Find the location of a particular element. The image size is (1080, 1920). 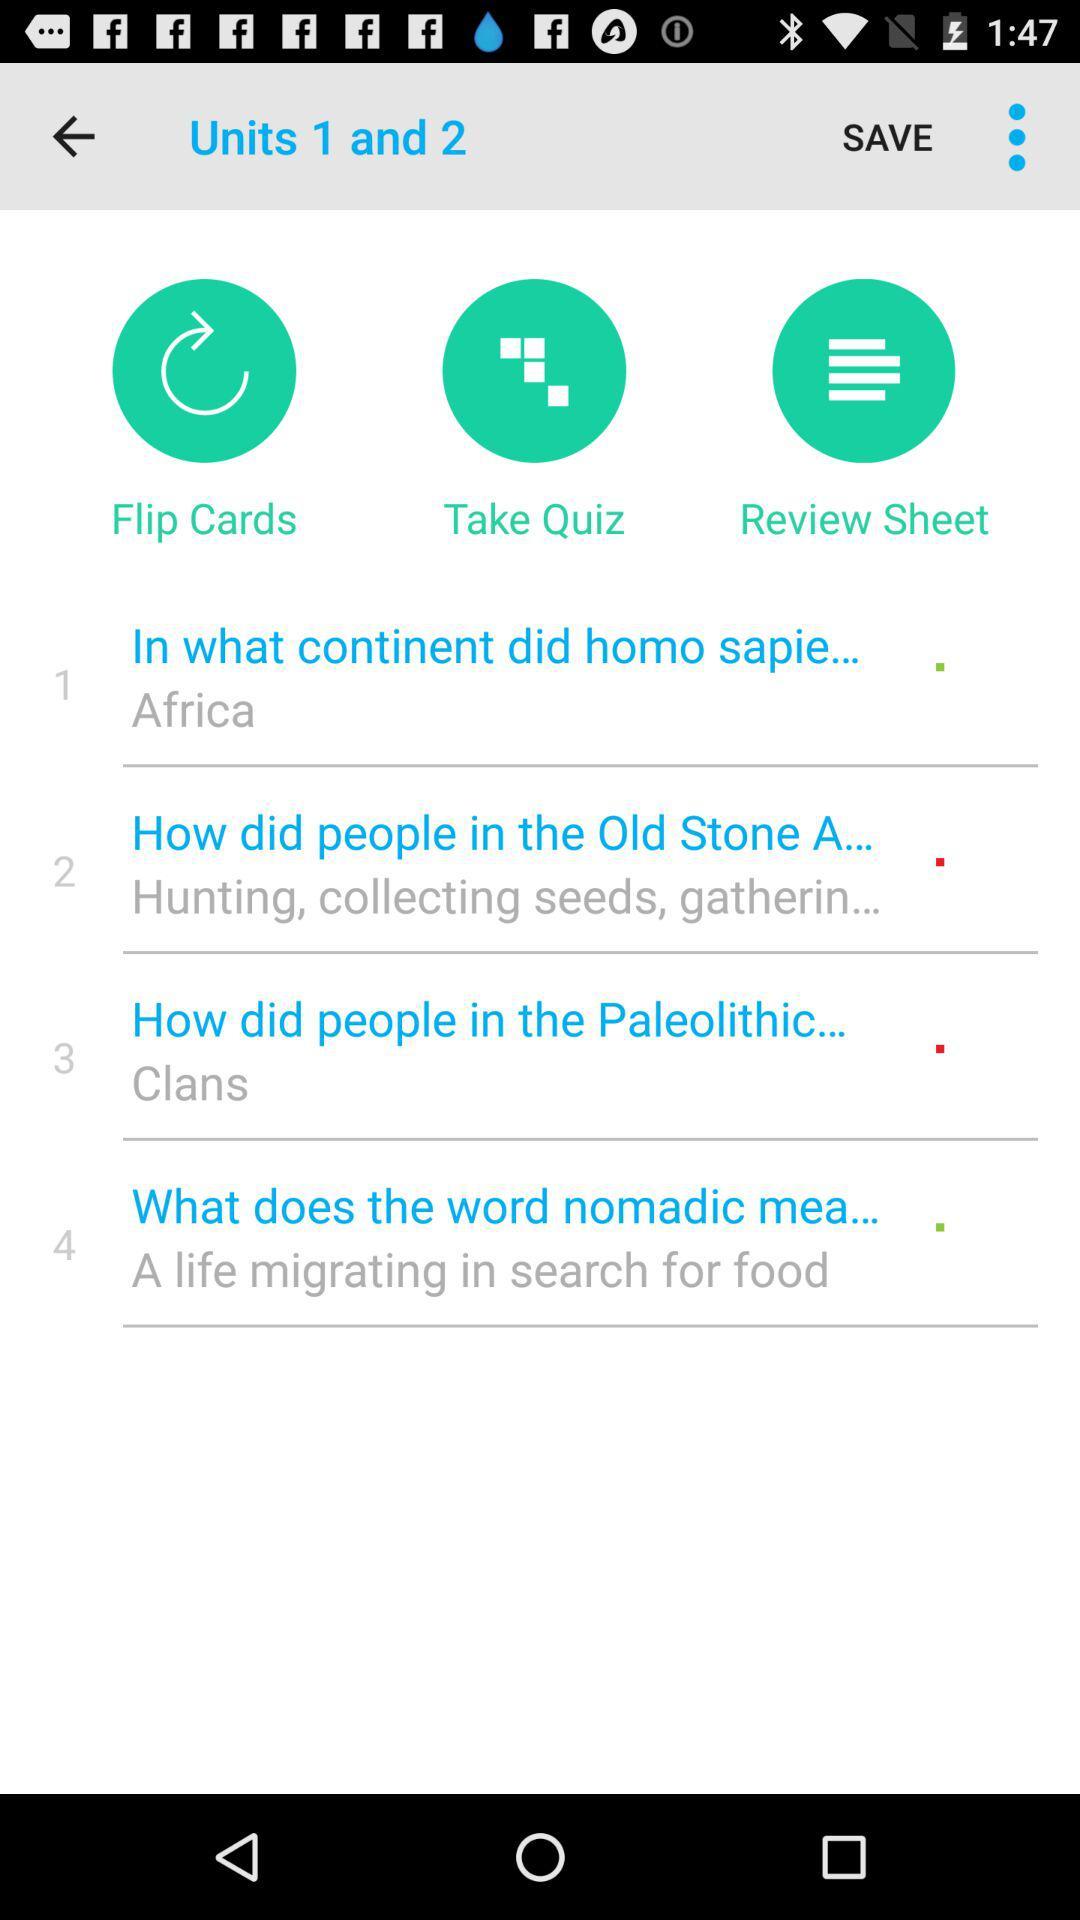

review sheet is located at coordinates (863, 370).